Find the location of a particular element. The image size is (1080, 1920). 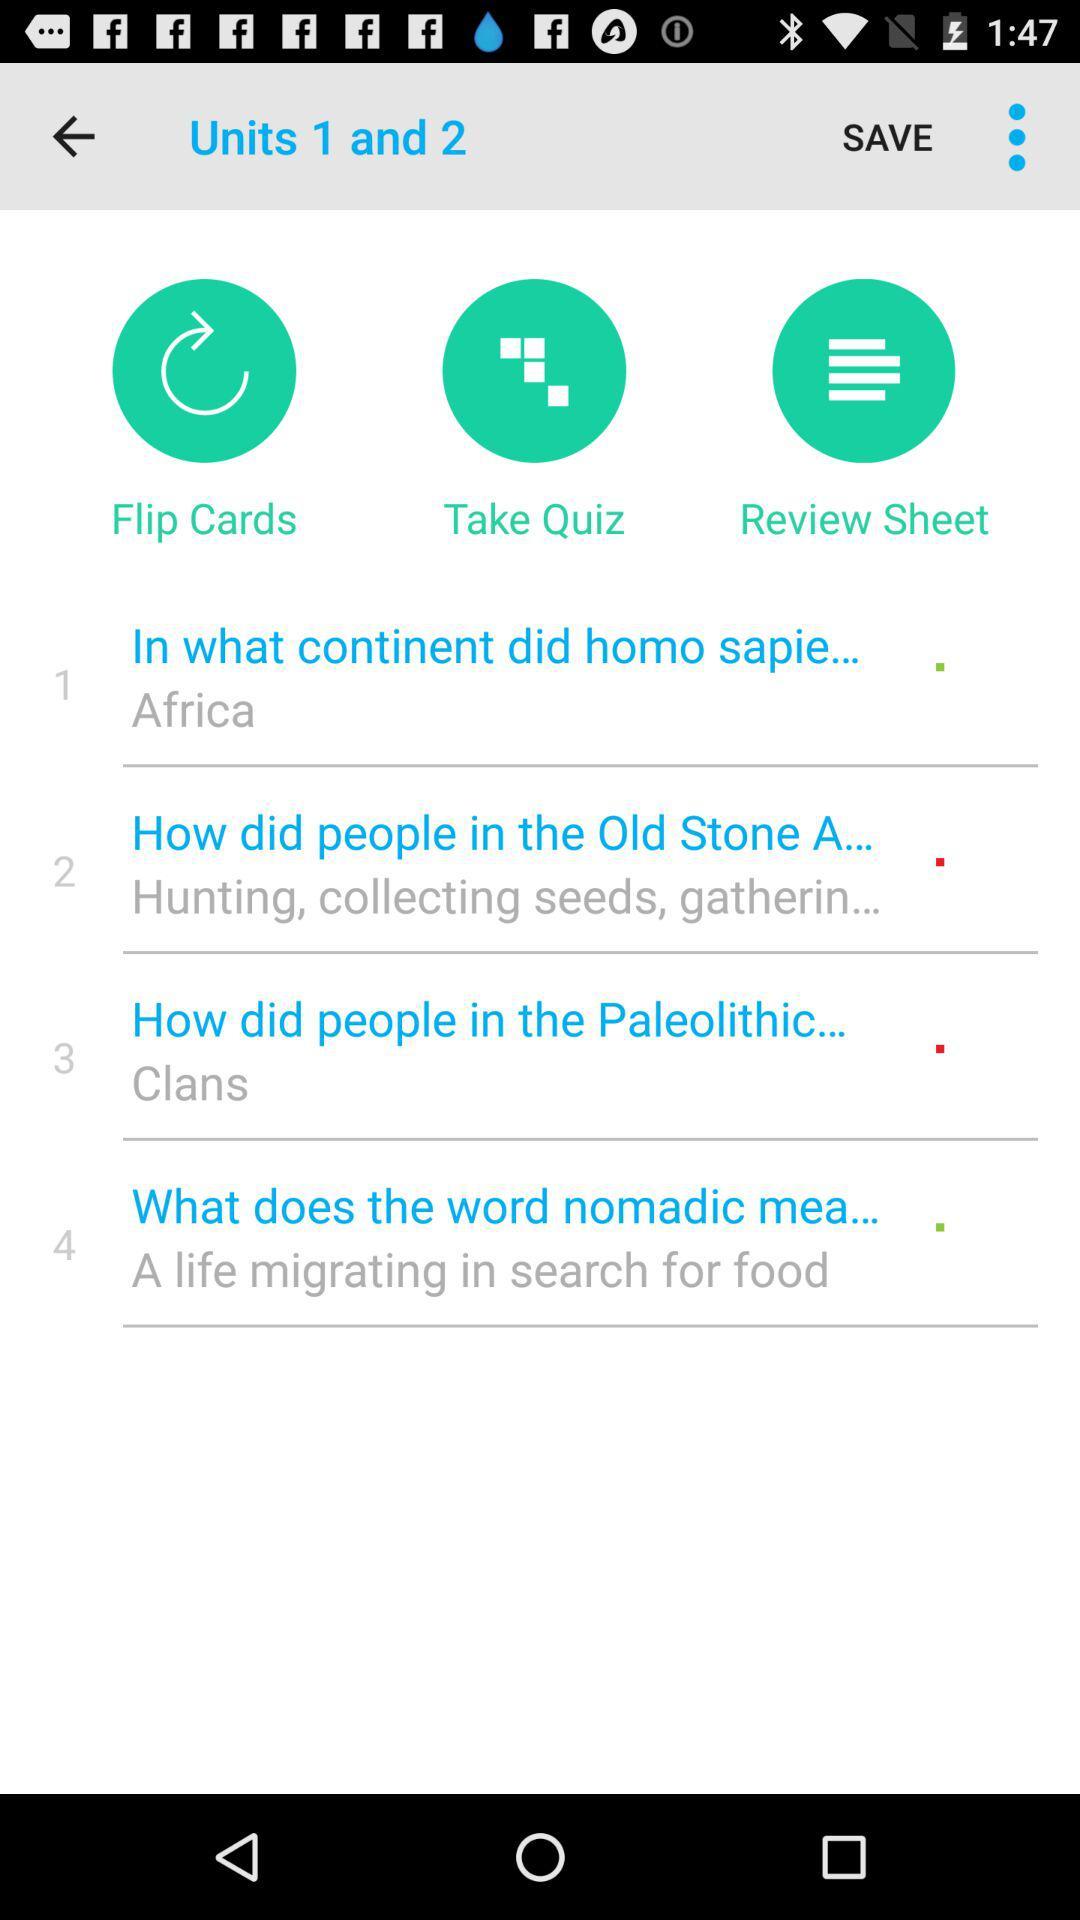

review sheet is located at coordinates (863, 370).